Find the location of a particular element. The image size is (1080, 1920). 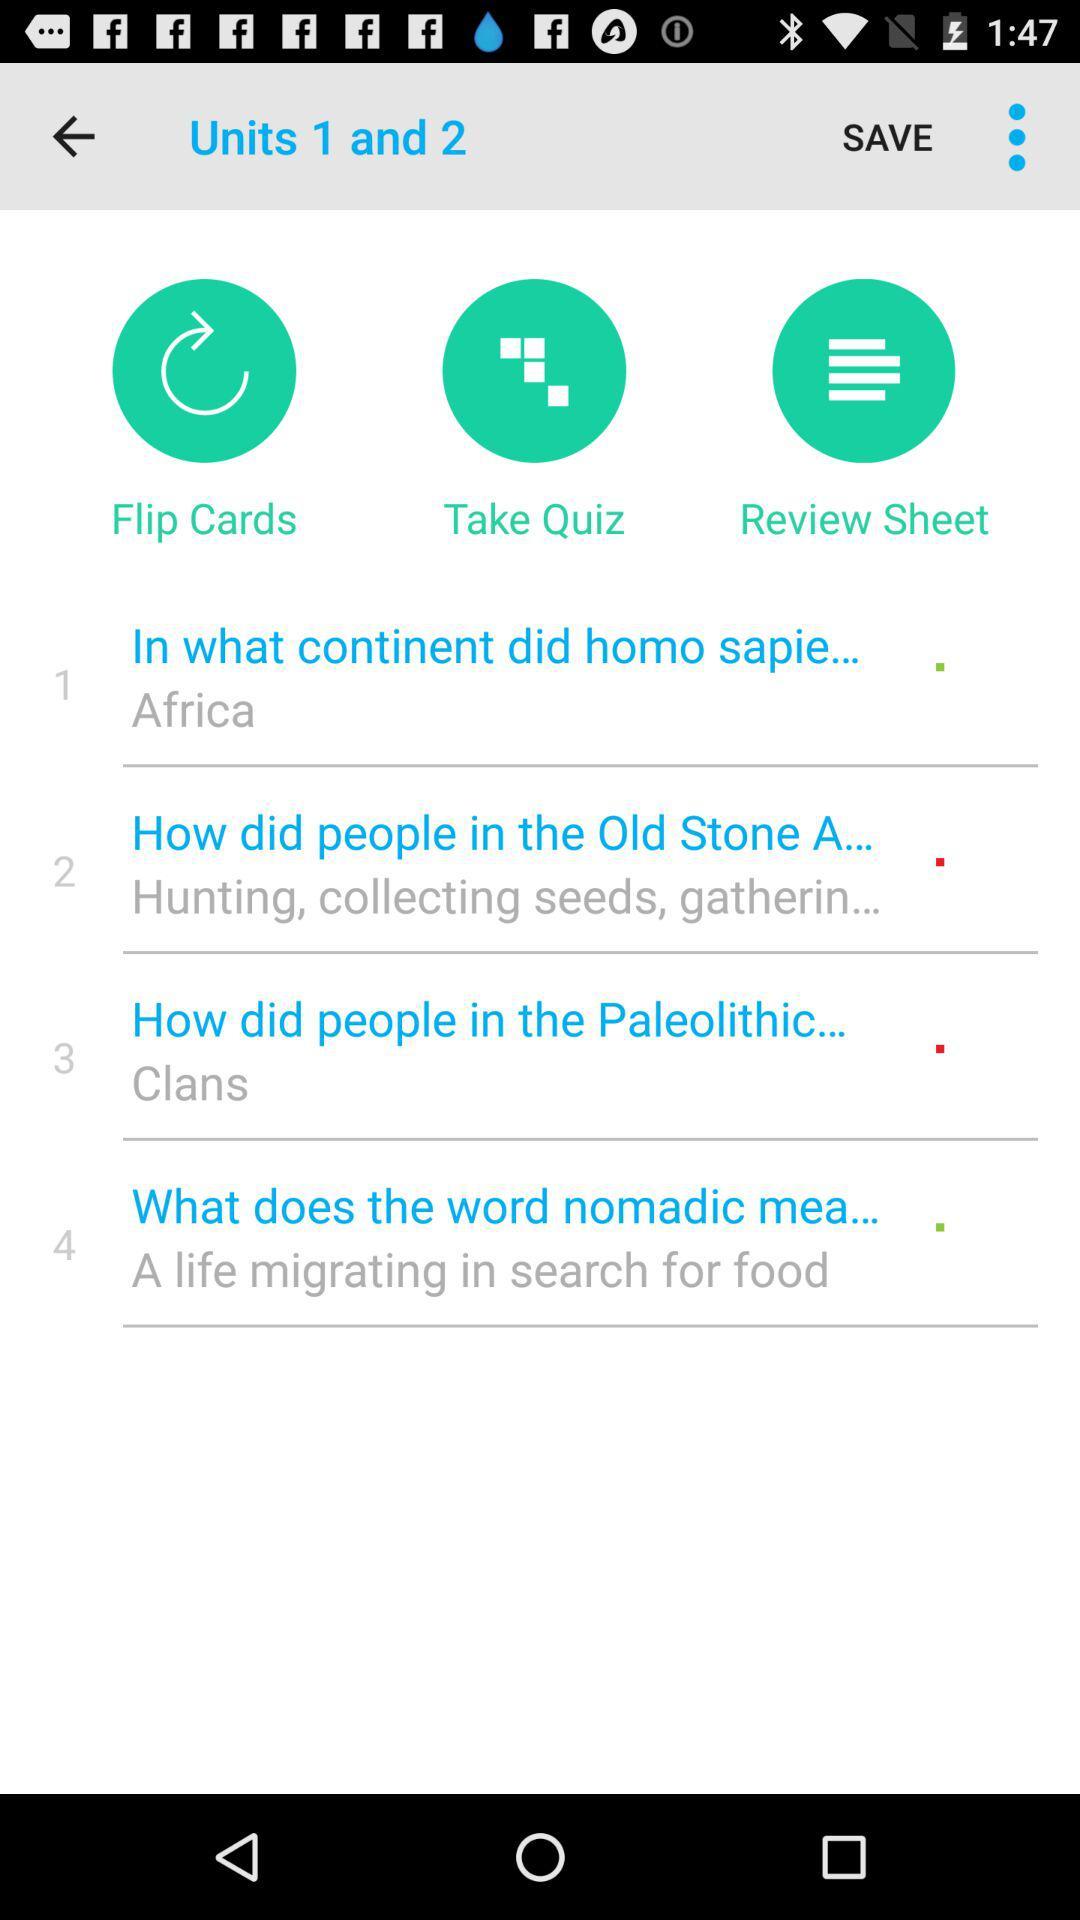

review sheet is located at coordinates (863, 370).